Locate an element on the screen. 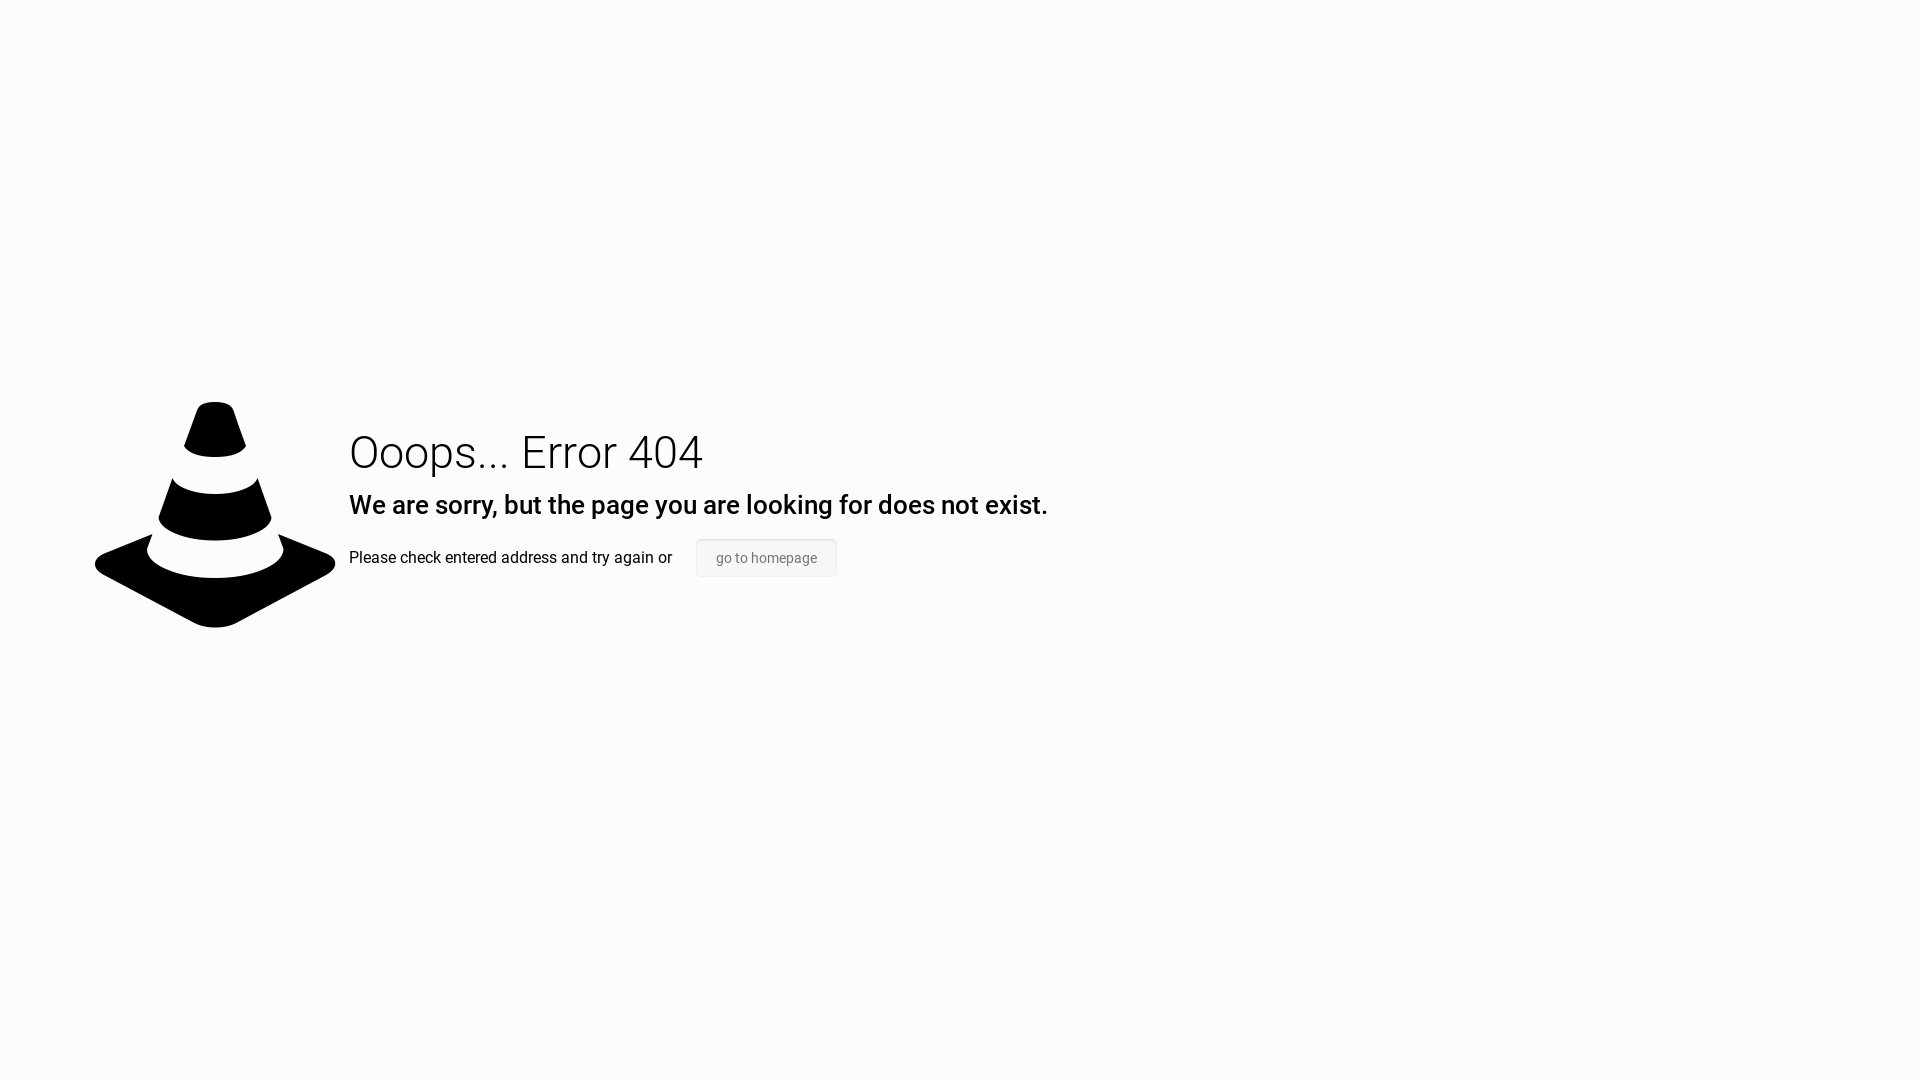 The image size is (1920, 1080). 'go to homepage' is located at coordinates (765, 558).